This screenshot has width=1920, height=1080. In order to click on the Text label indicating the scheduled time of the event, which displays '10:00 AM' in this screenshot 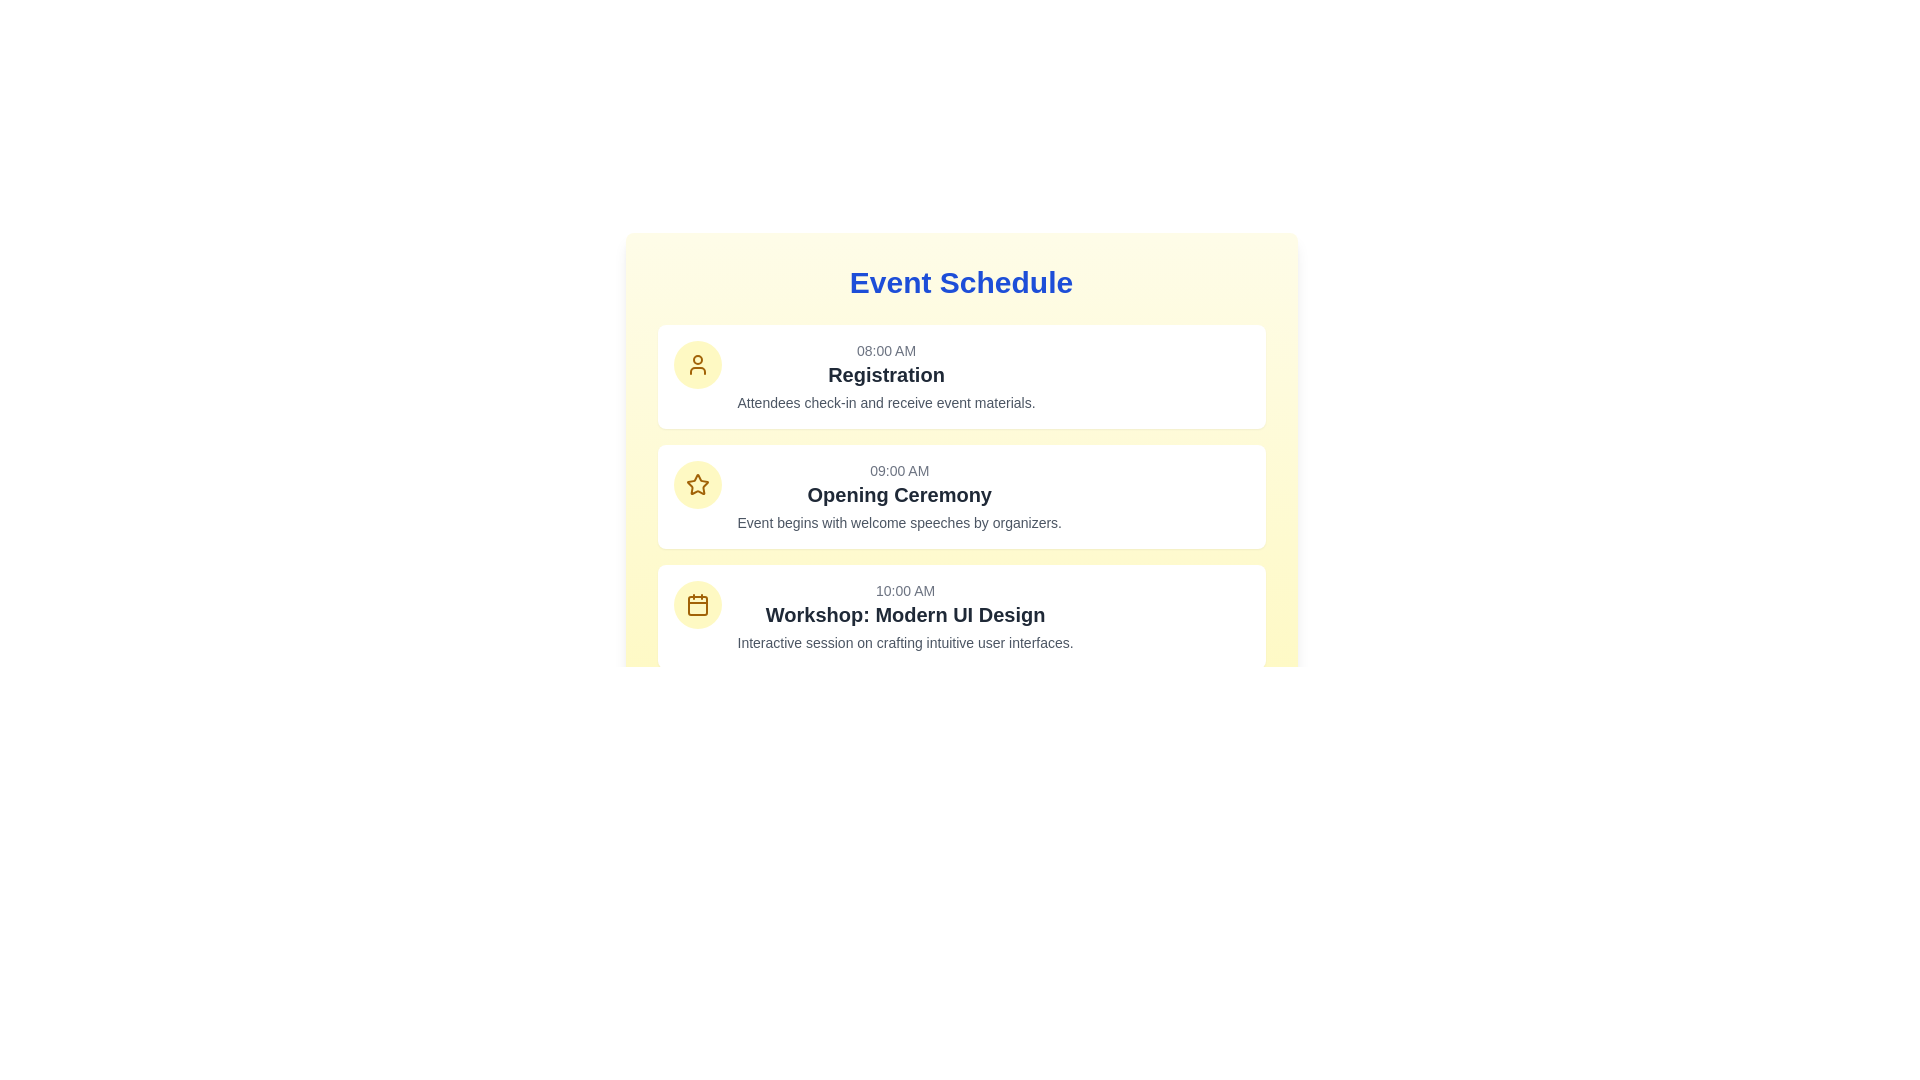, I will do `click(904, 589)`.